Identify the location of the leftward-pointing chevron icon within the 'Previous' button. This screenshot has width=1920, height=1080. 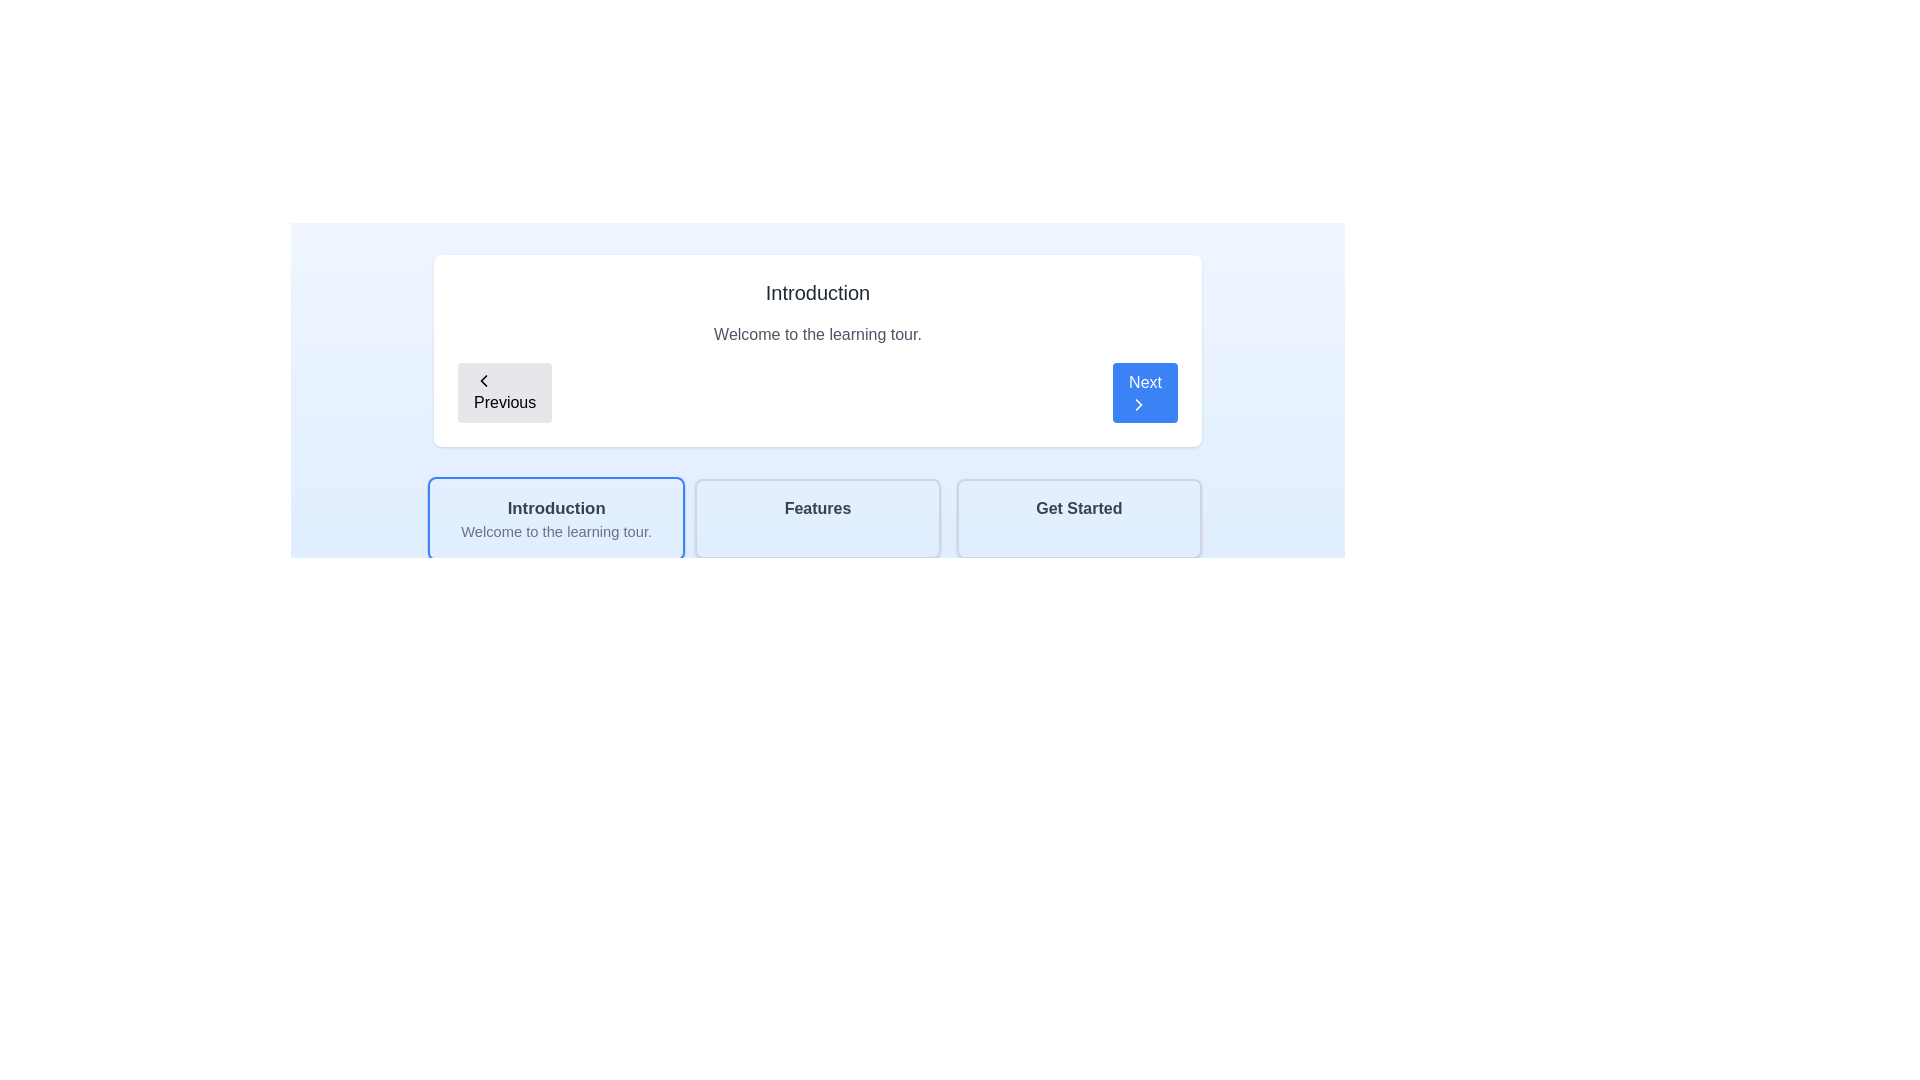
(484, 381).